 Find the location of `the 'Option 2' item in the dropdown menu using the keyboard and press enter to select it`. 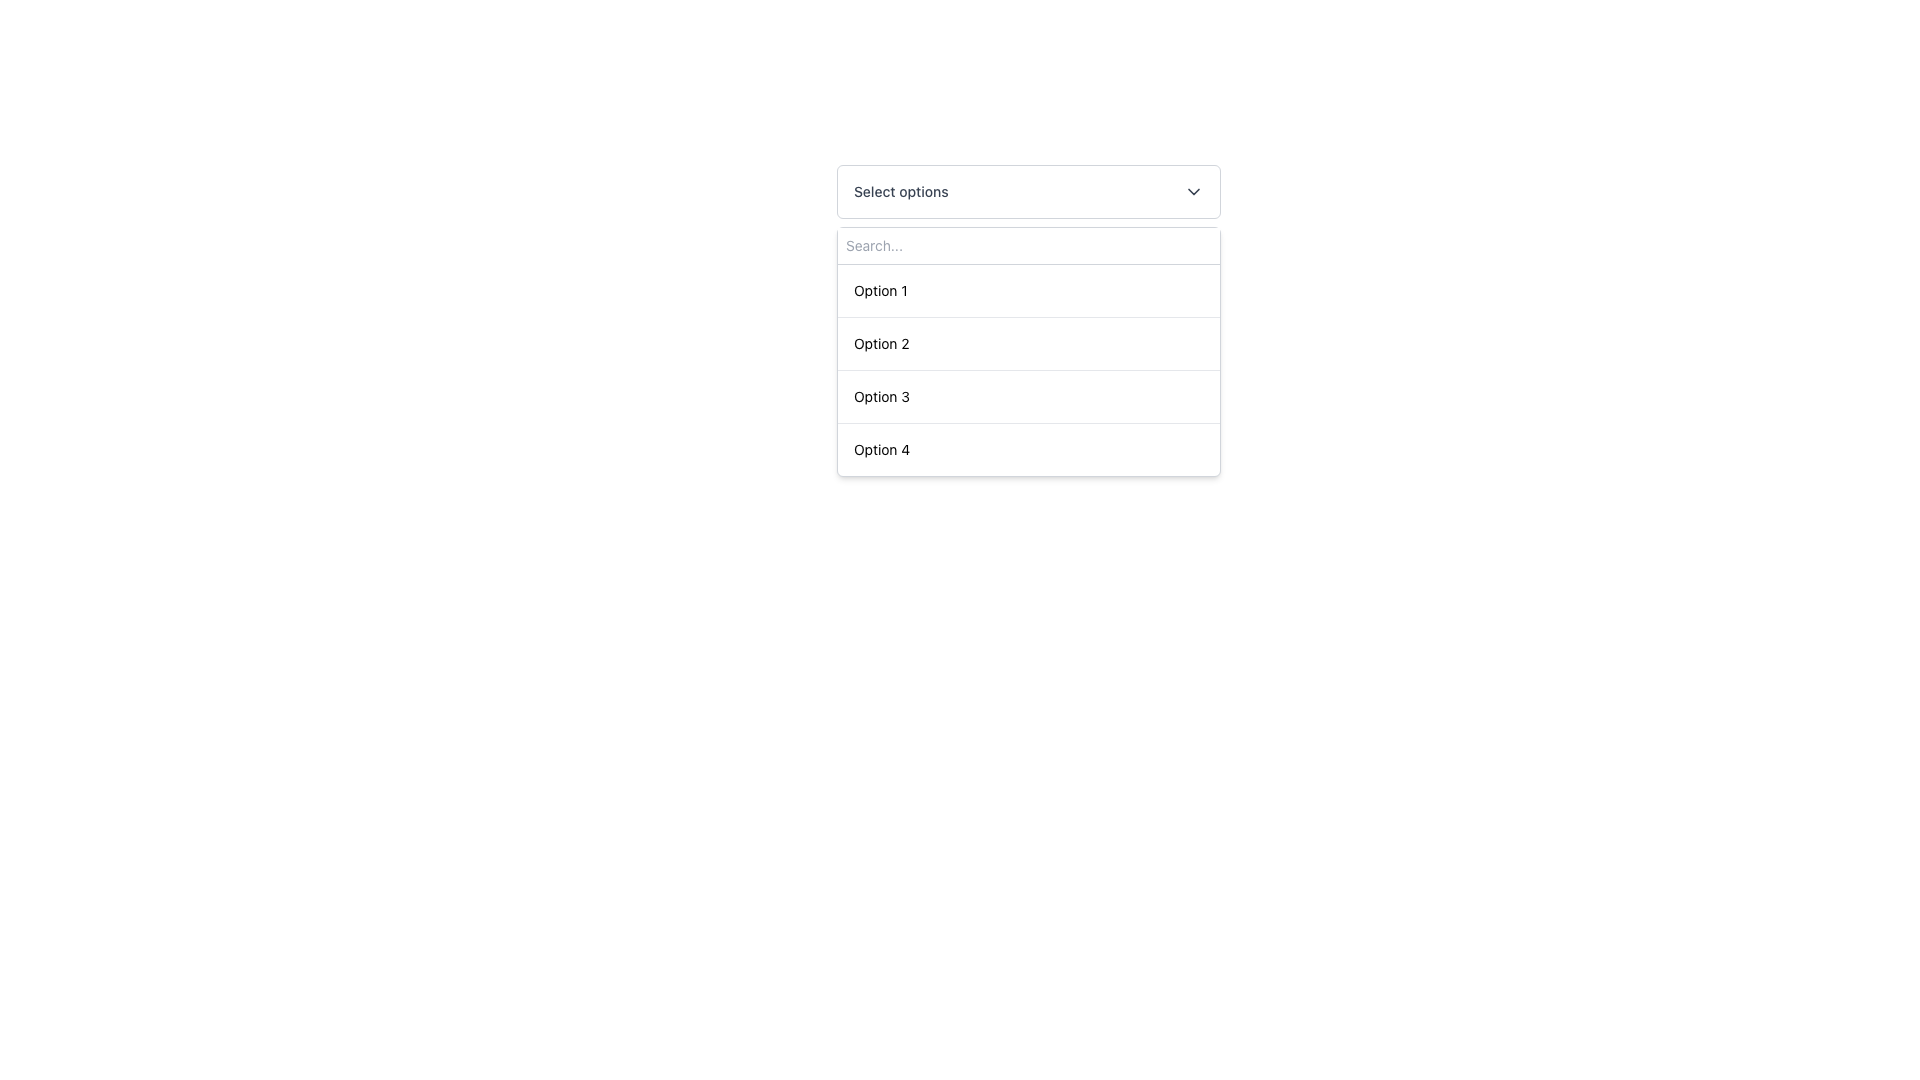

the 'Option 2' item in the dropdown menu using the keyboard and press enter to select it is located at coordinates (1028, 342).